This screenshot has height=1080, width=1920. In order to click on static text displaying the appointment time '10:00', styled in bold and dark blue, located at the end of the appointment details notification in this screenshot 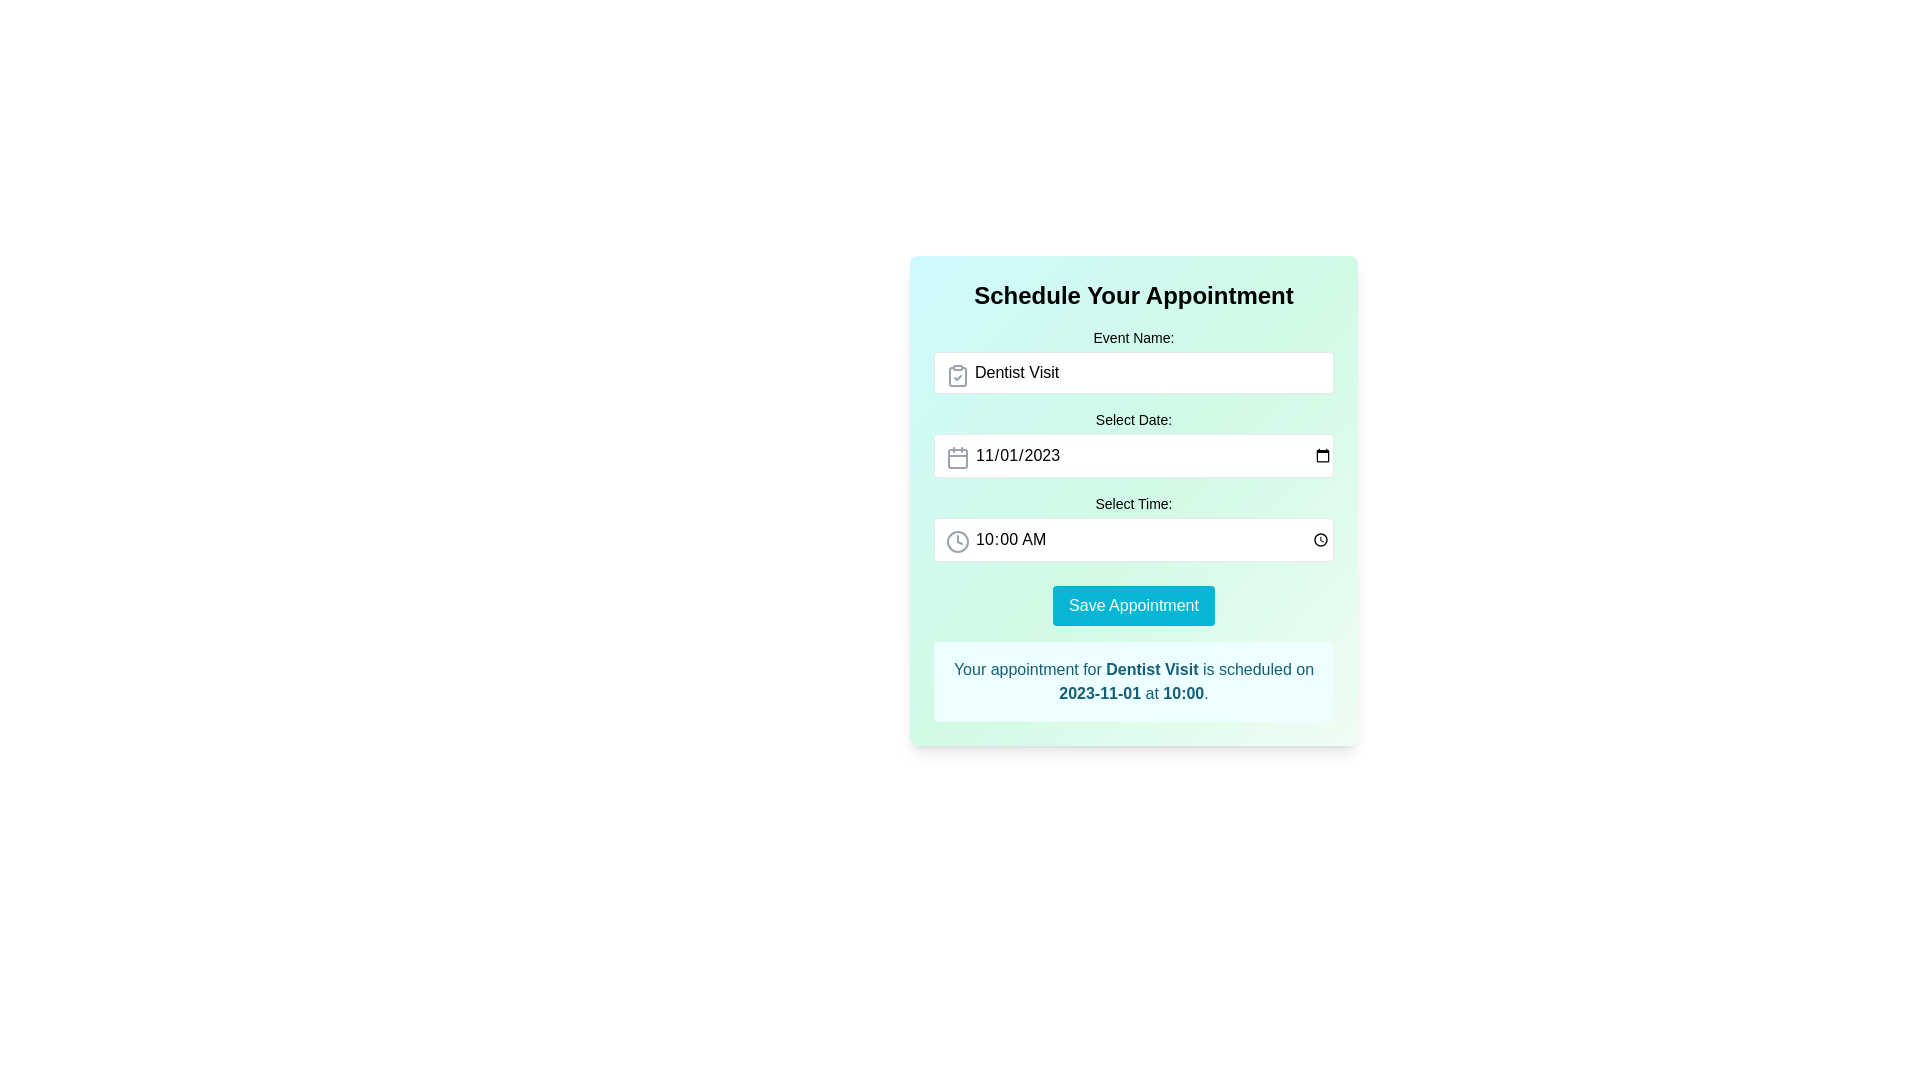, I will do `click(1183, 692)`.